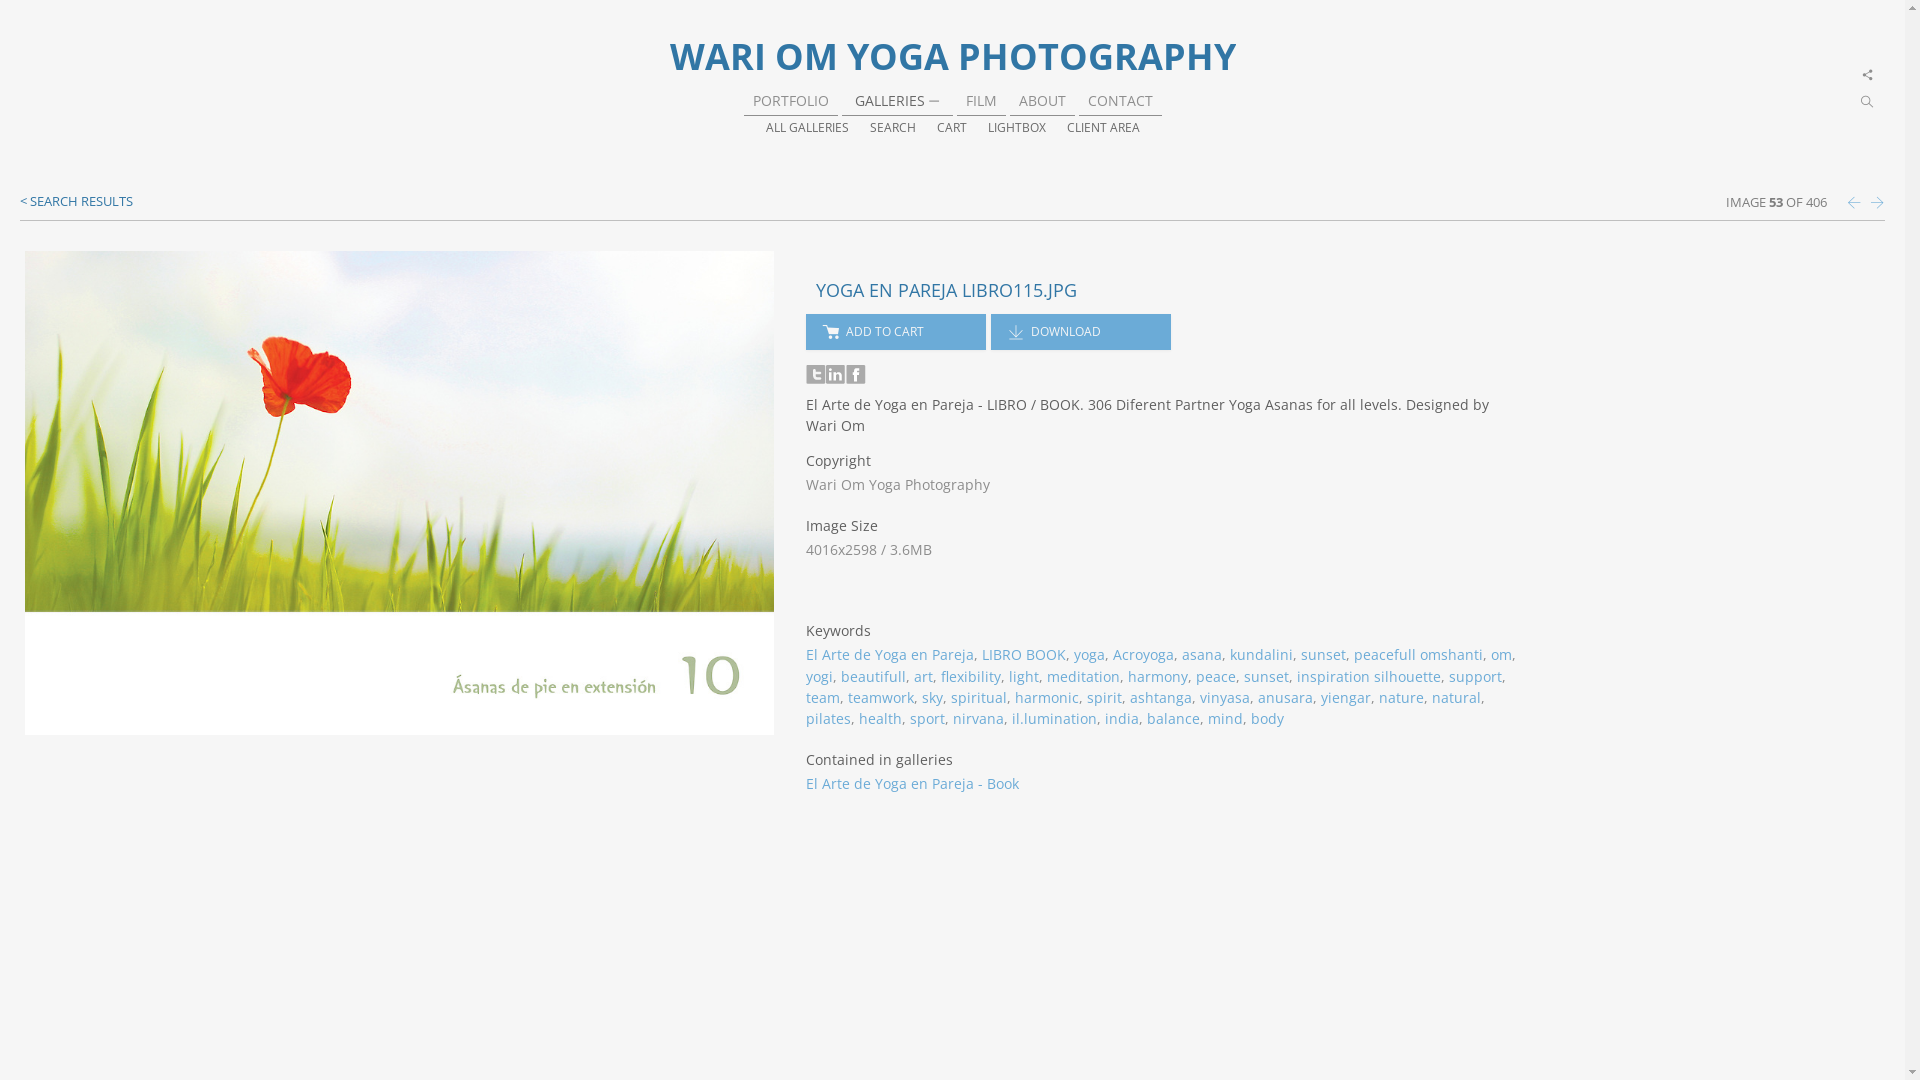 This screenshot has height=1080, width=1920. What do you see at coordinates (1223, 696) in the screenshot?
I see `'vinyasa'` at bounding box center [1223, 696].